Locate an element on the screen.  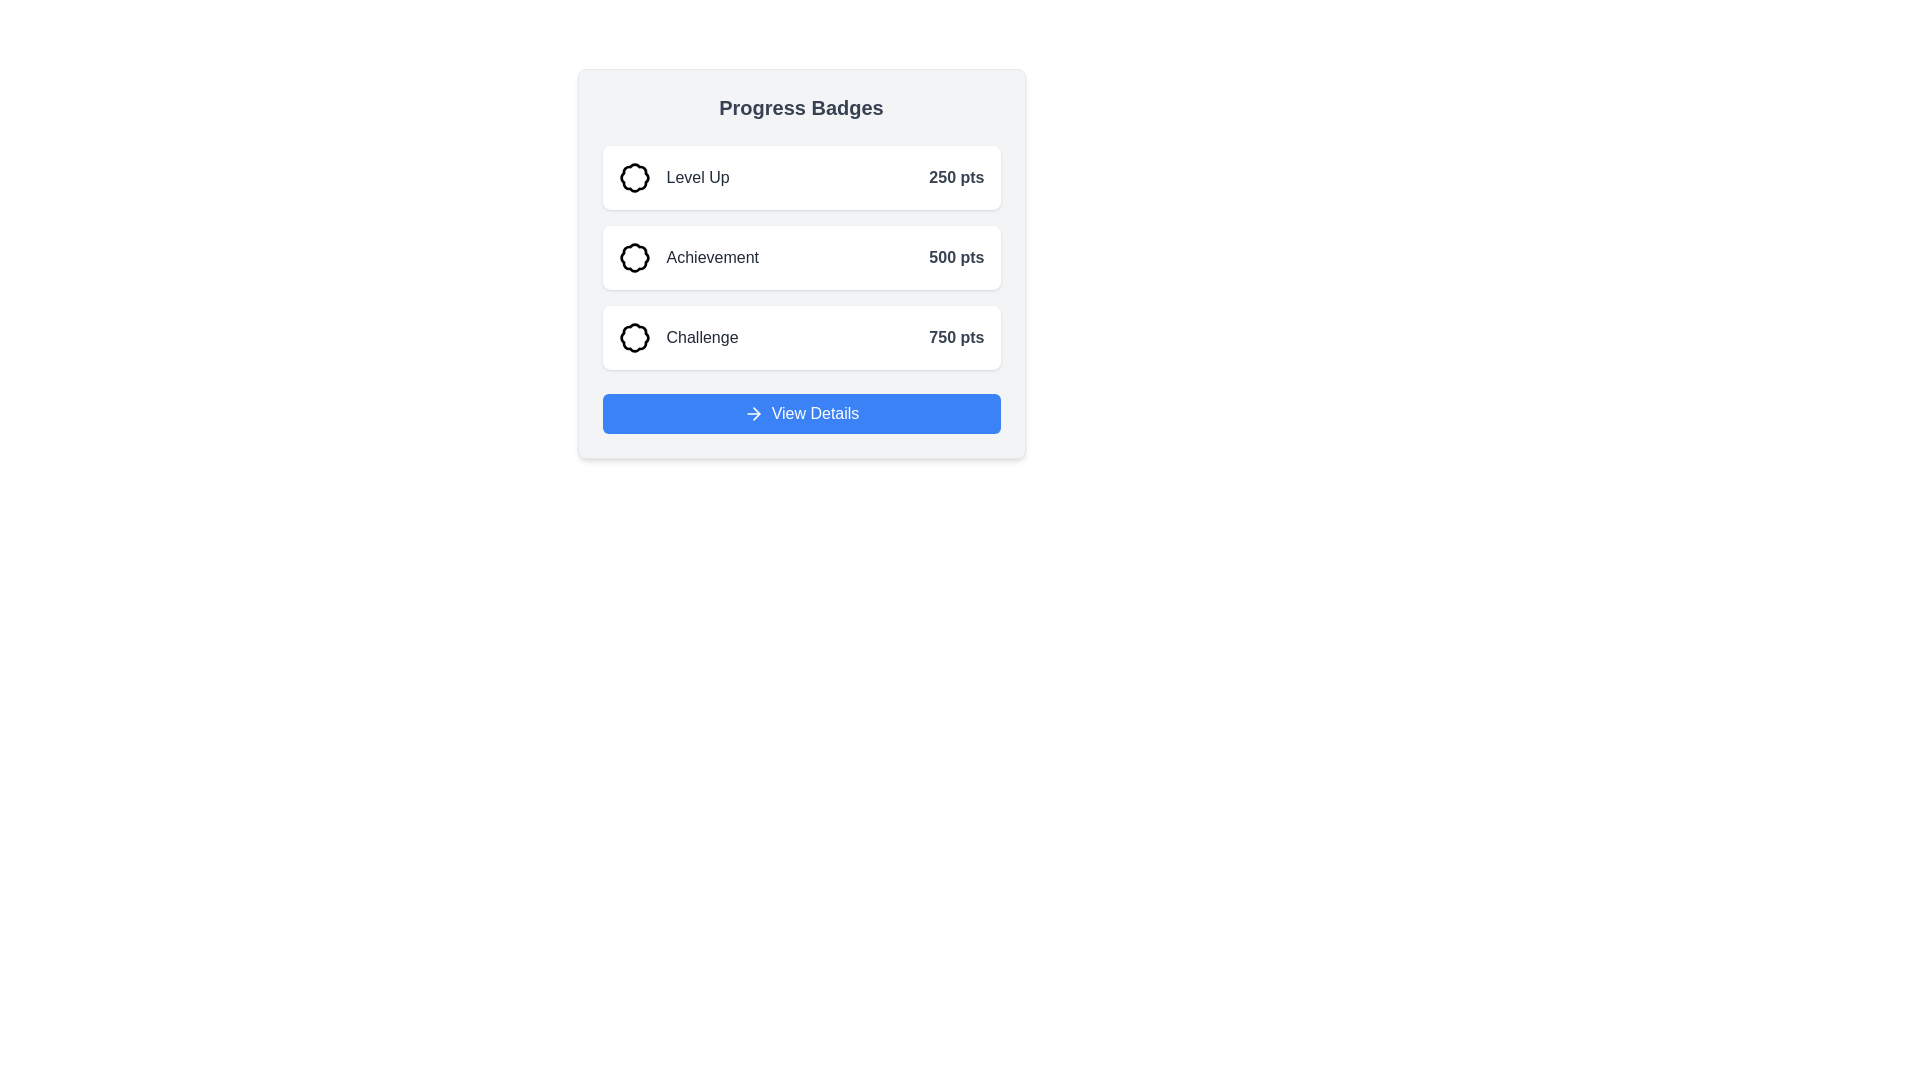
the blue button labeled 'View Details' with a right-pointing arrow icon is located at coordinates (815, 412).